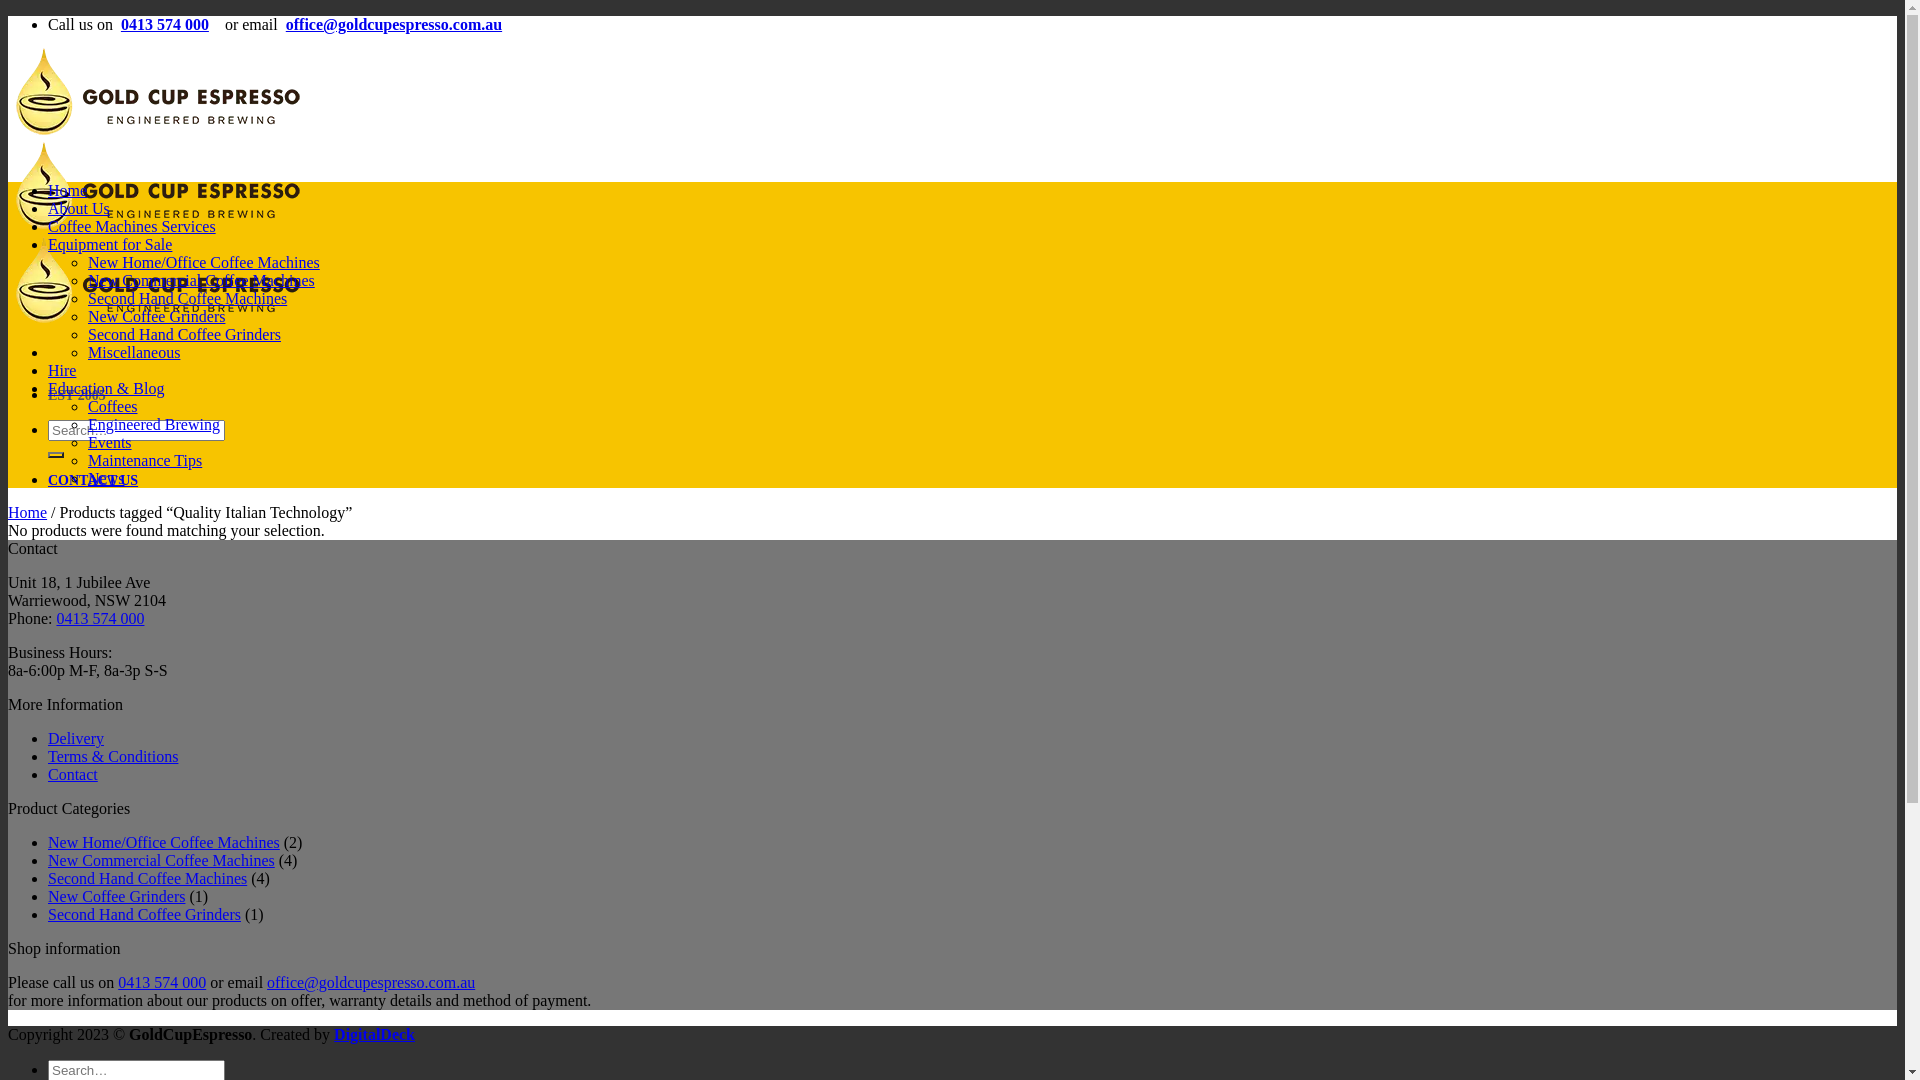  What do you see at coordinates (111, 405) in the screenshot?
I see `'Coffees'` at bounding box center [111, 405].